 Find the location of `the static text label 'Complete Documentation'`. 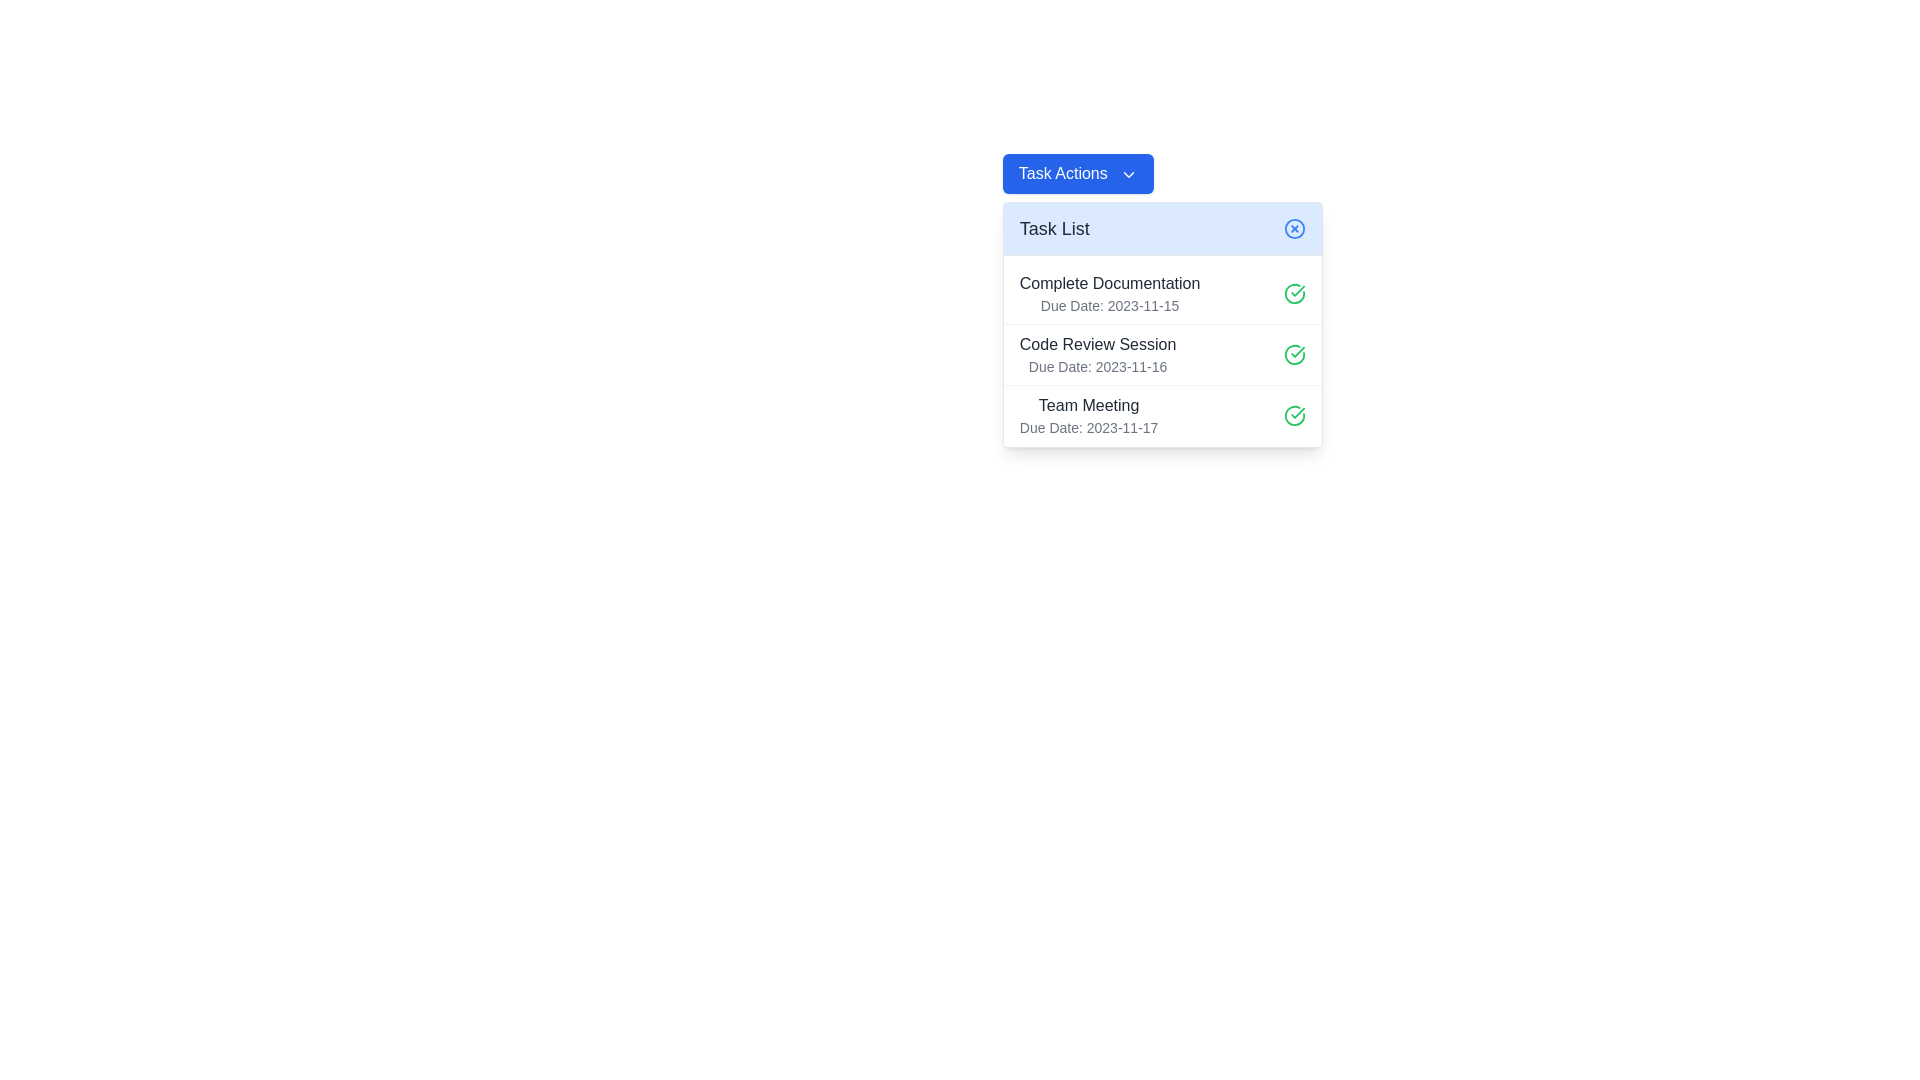

the static text label 'Complete Documentation' is located at coordinates (1109, 284).